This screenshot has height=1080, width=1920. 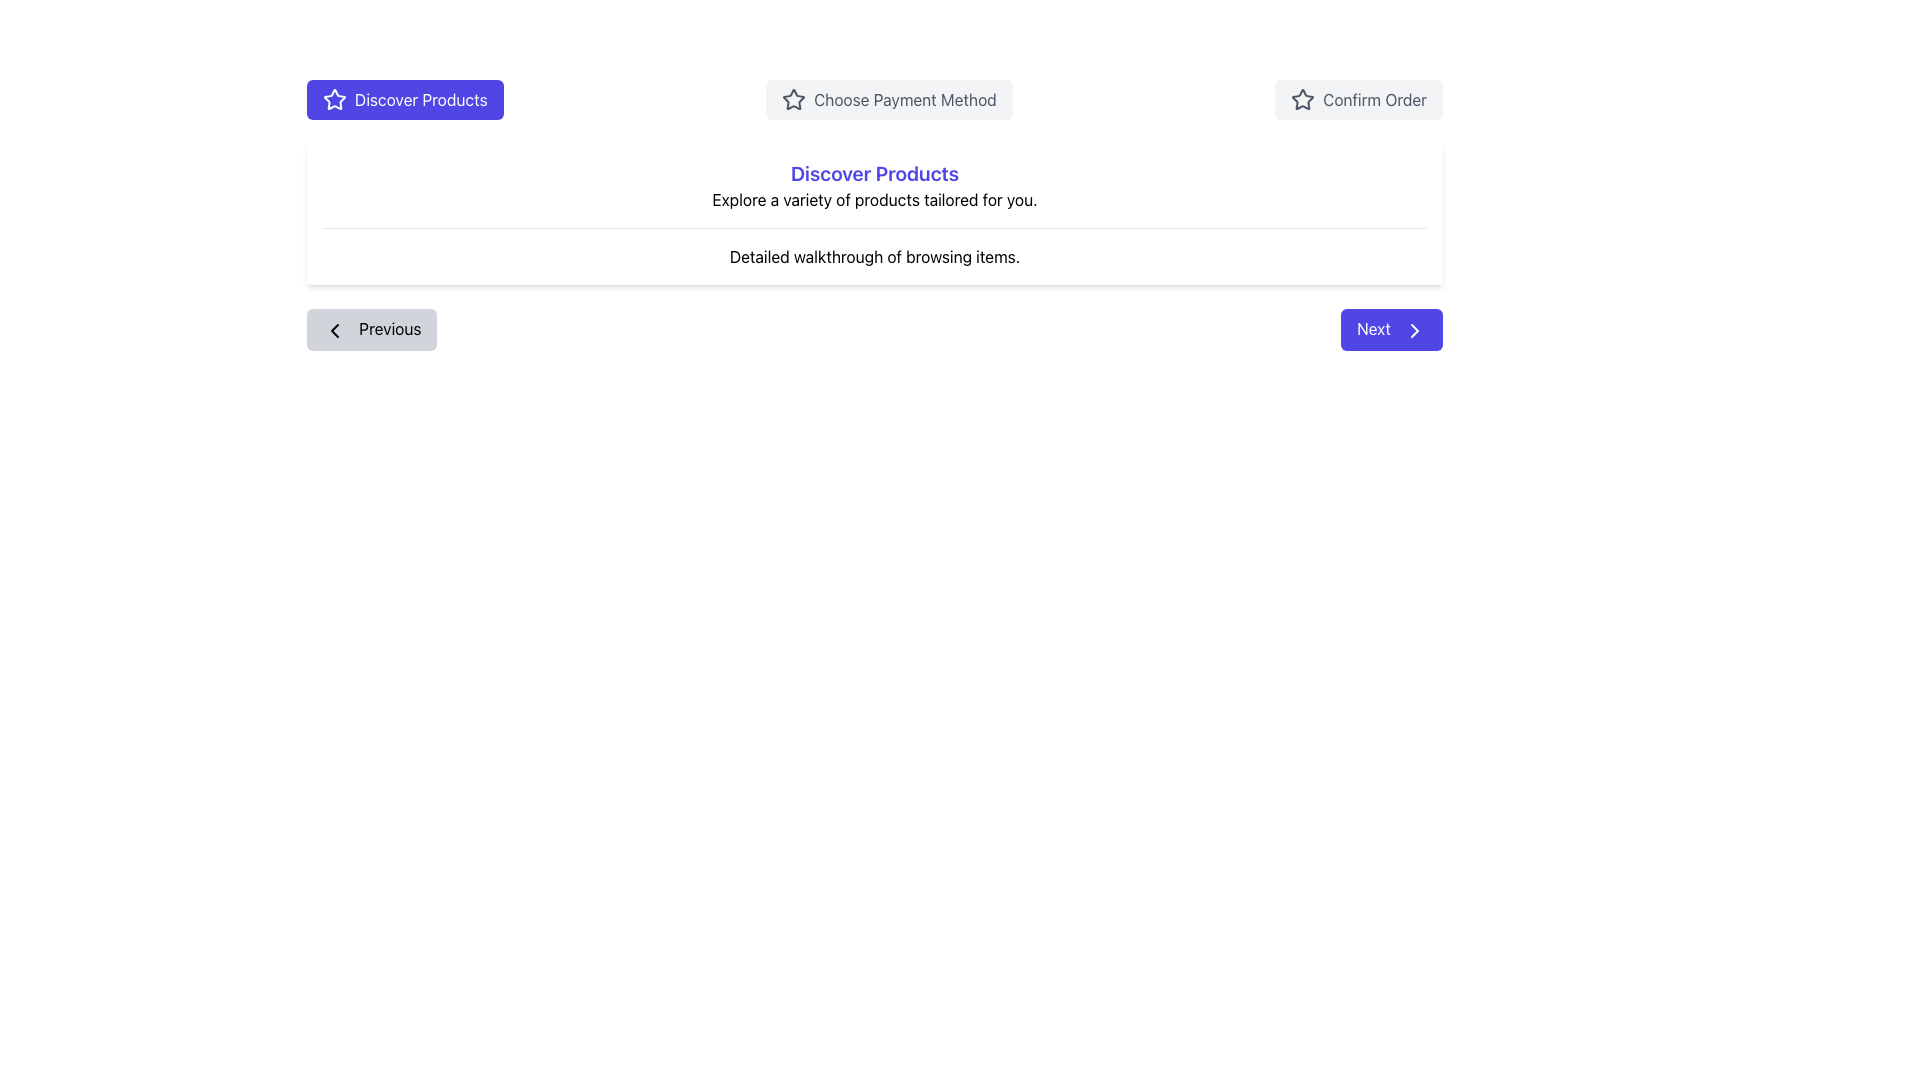 I want to click on the star icon within the 'Confirm Order' button located in the upper right area of the interface, so click(x=1303, y=99).